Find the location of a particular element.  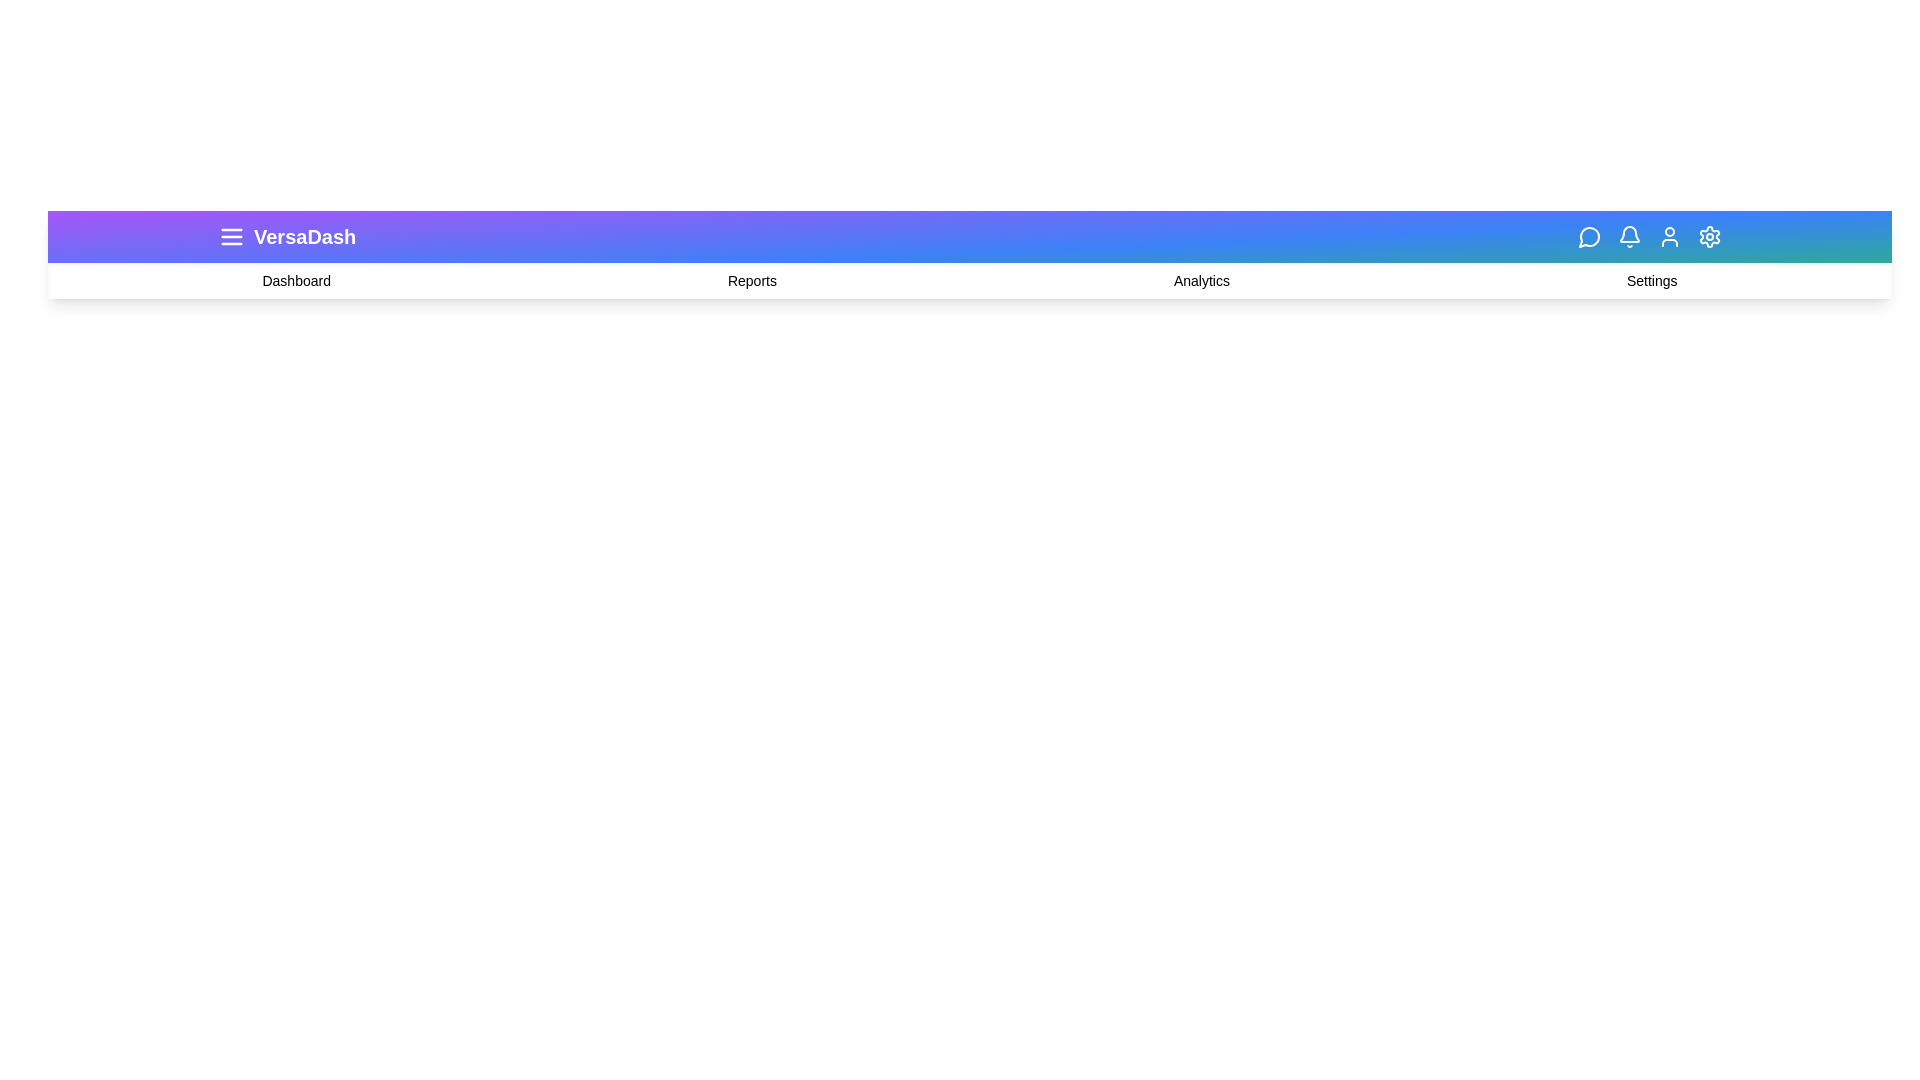

the 'Settings' label in the navigation bar to navigate to the settings page is located at coordinates (1651, 281).